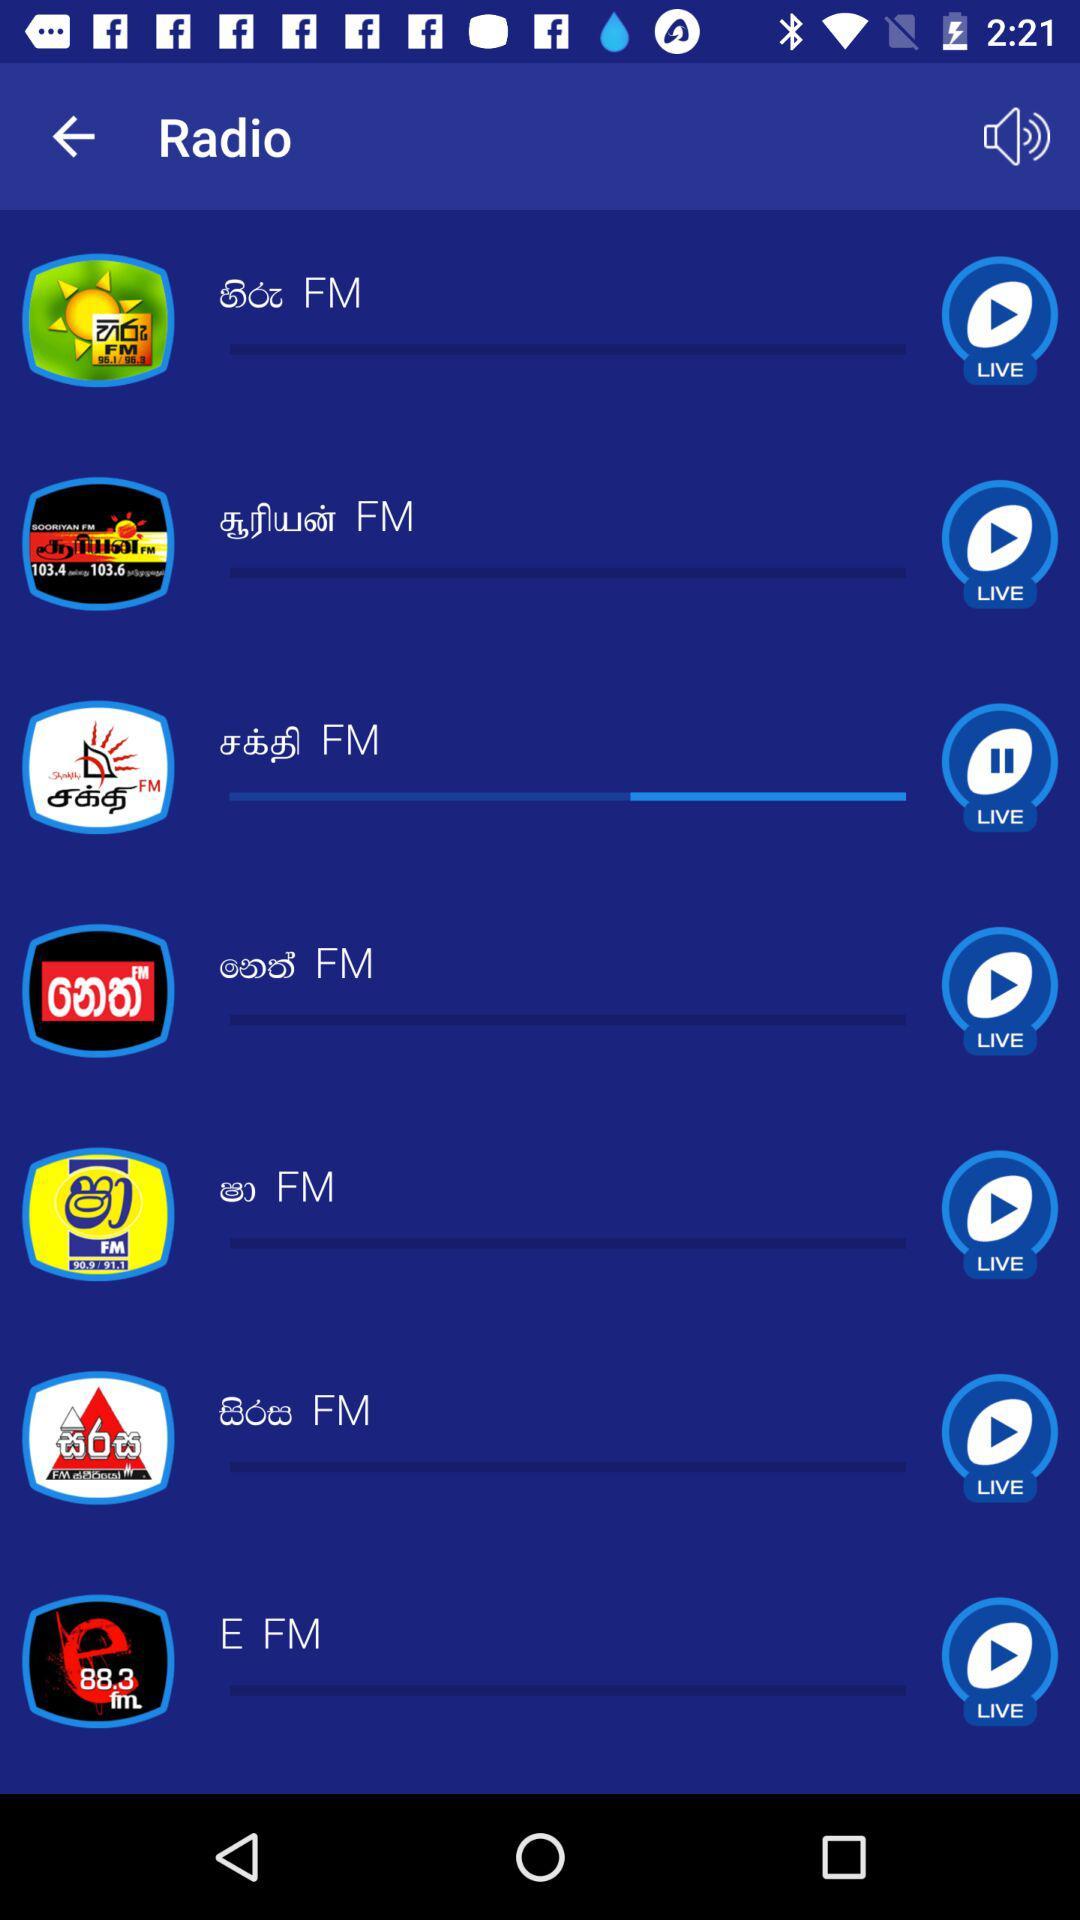  Describe the element at coordinates (72, 135) in the screenshot. I see `the item next to radio item` at that location.